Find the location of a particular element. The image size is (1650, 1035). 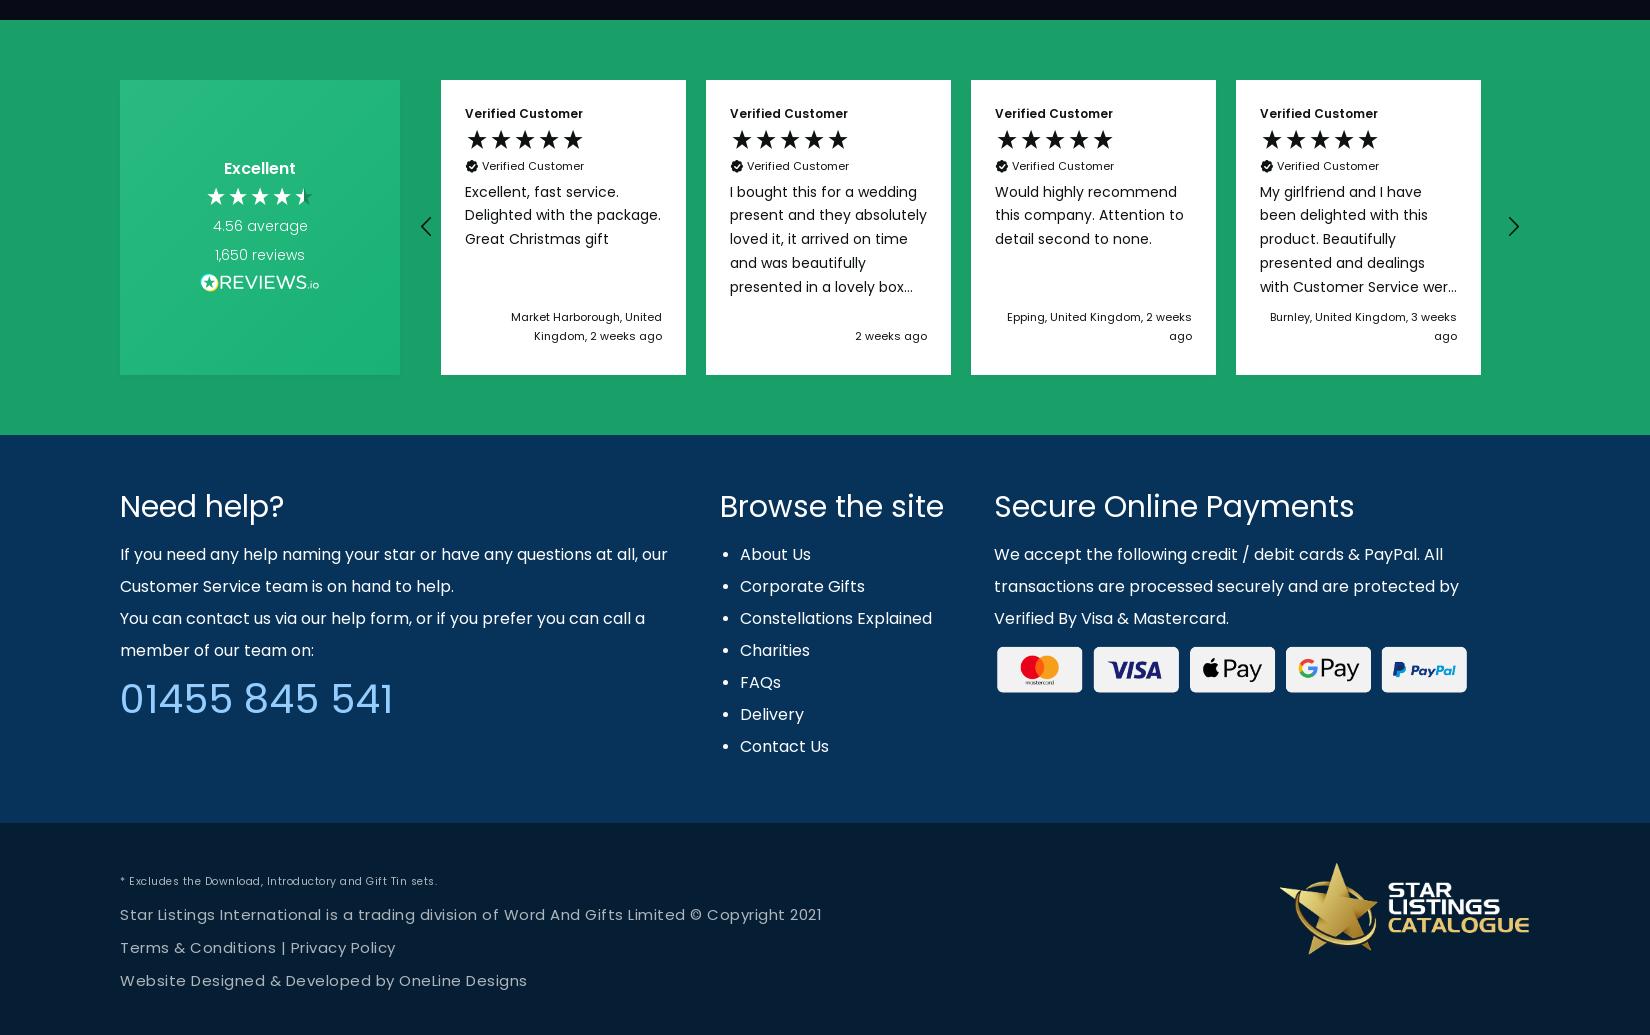

'5 days ago' is located at coordinates (99, 335).